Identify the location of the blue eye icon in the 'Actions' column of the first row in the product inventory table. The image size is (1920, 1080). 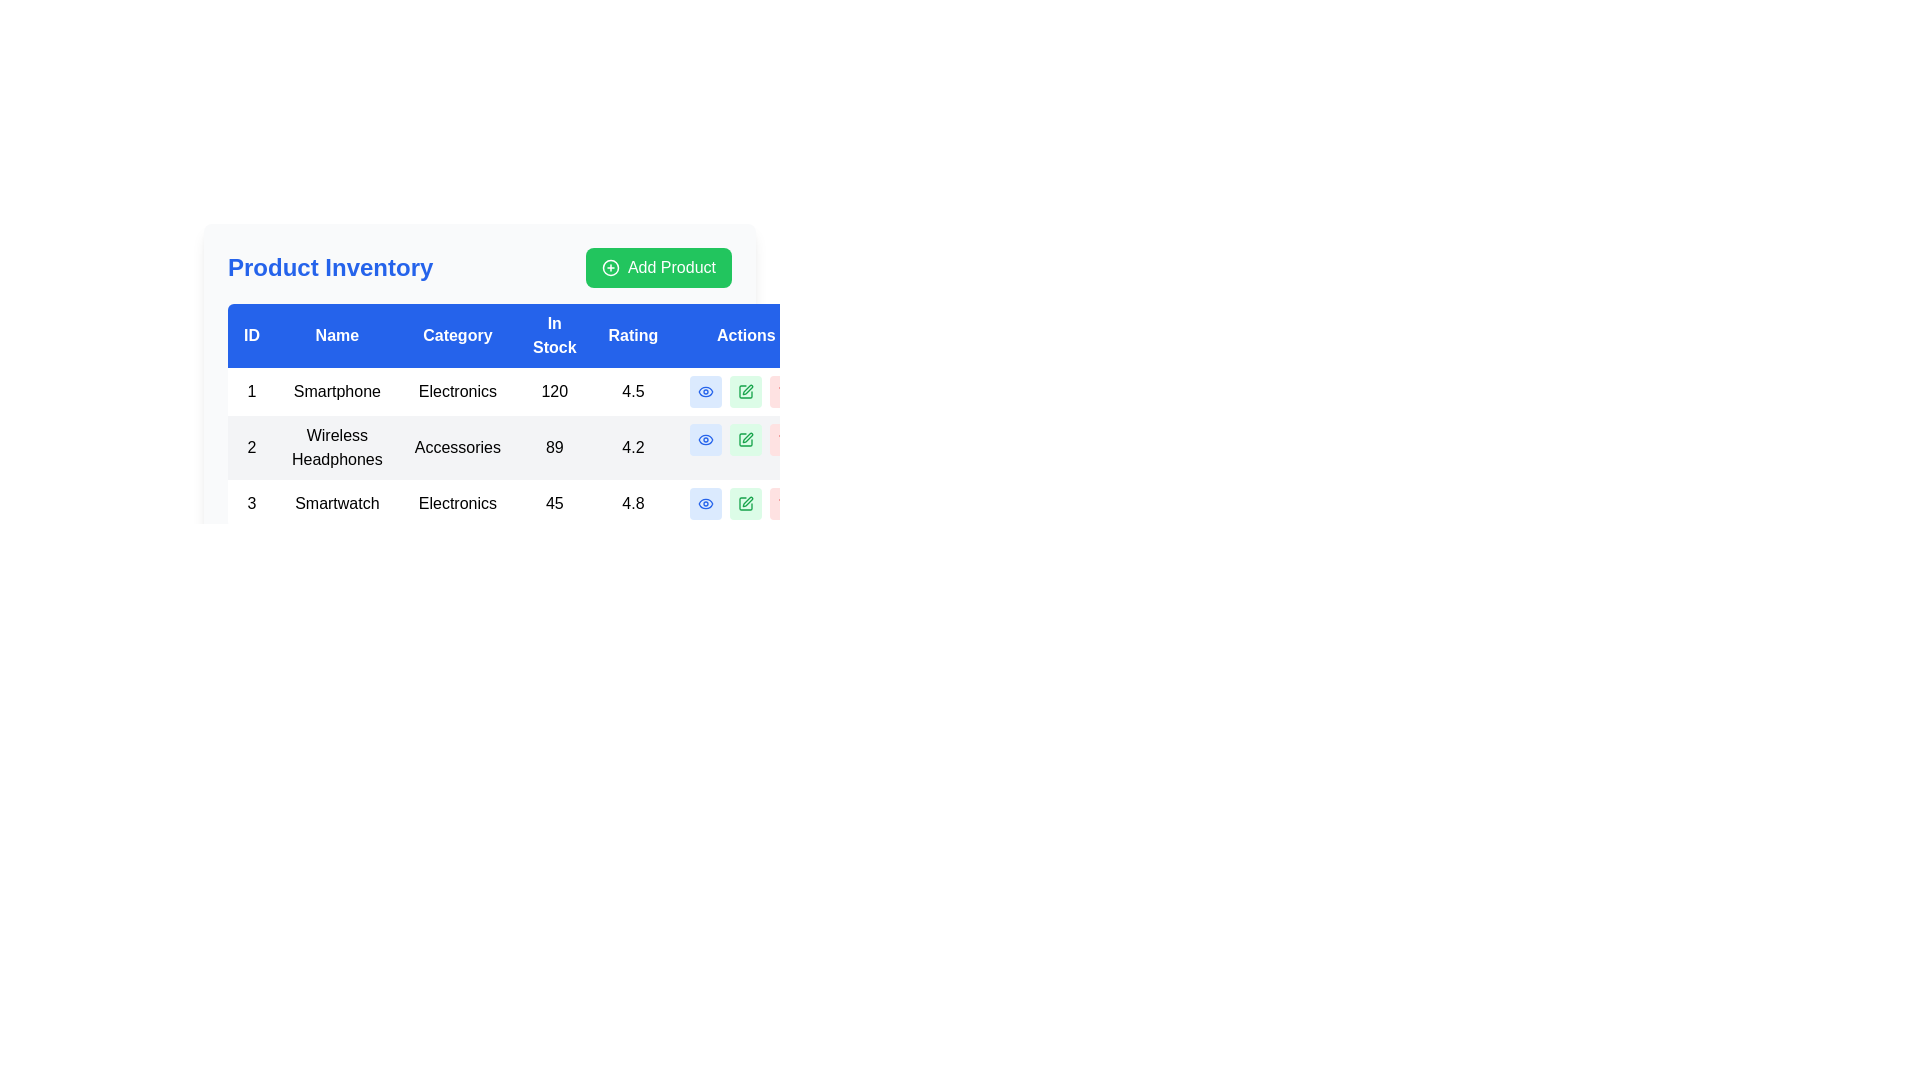
(706, 392).